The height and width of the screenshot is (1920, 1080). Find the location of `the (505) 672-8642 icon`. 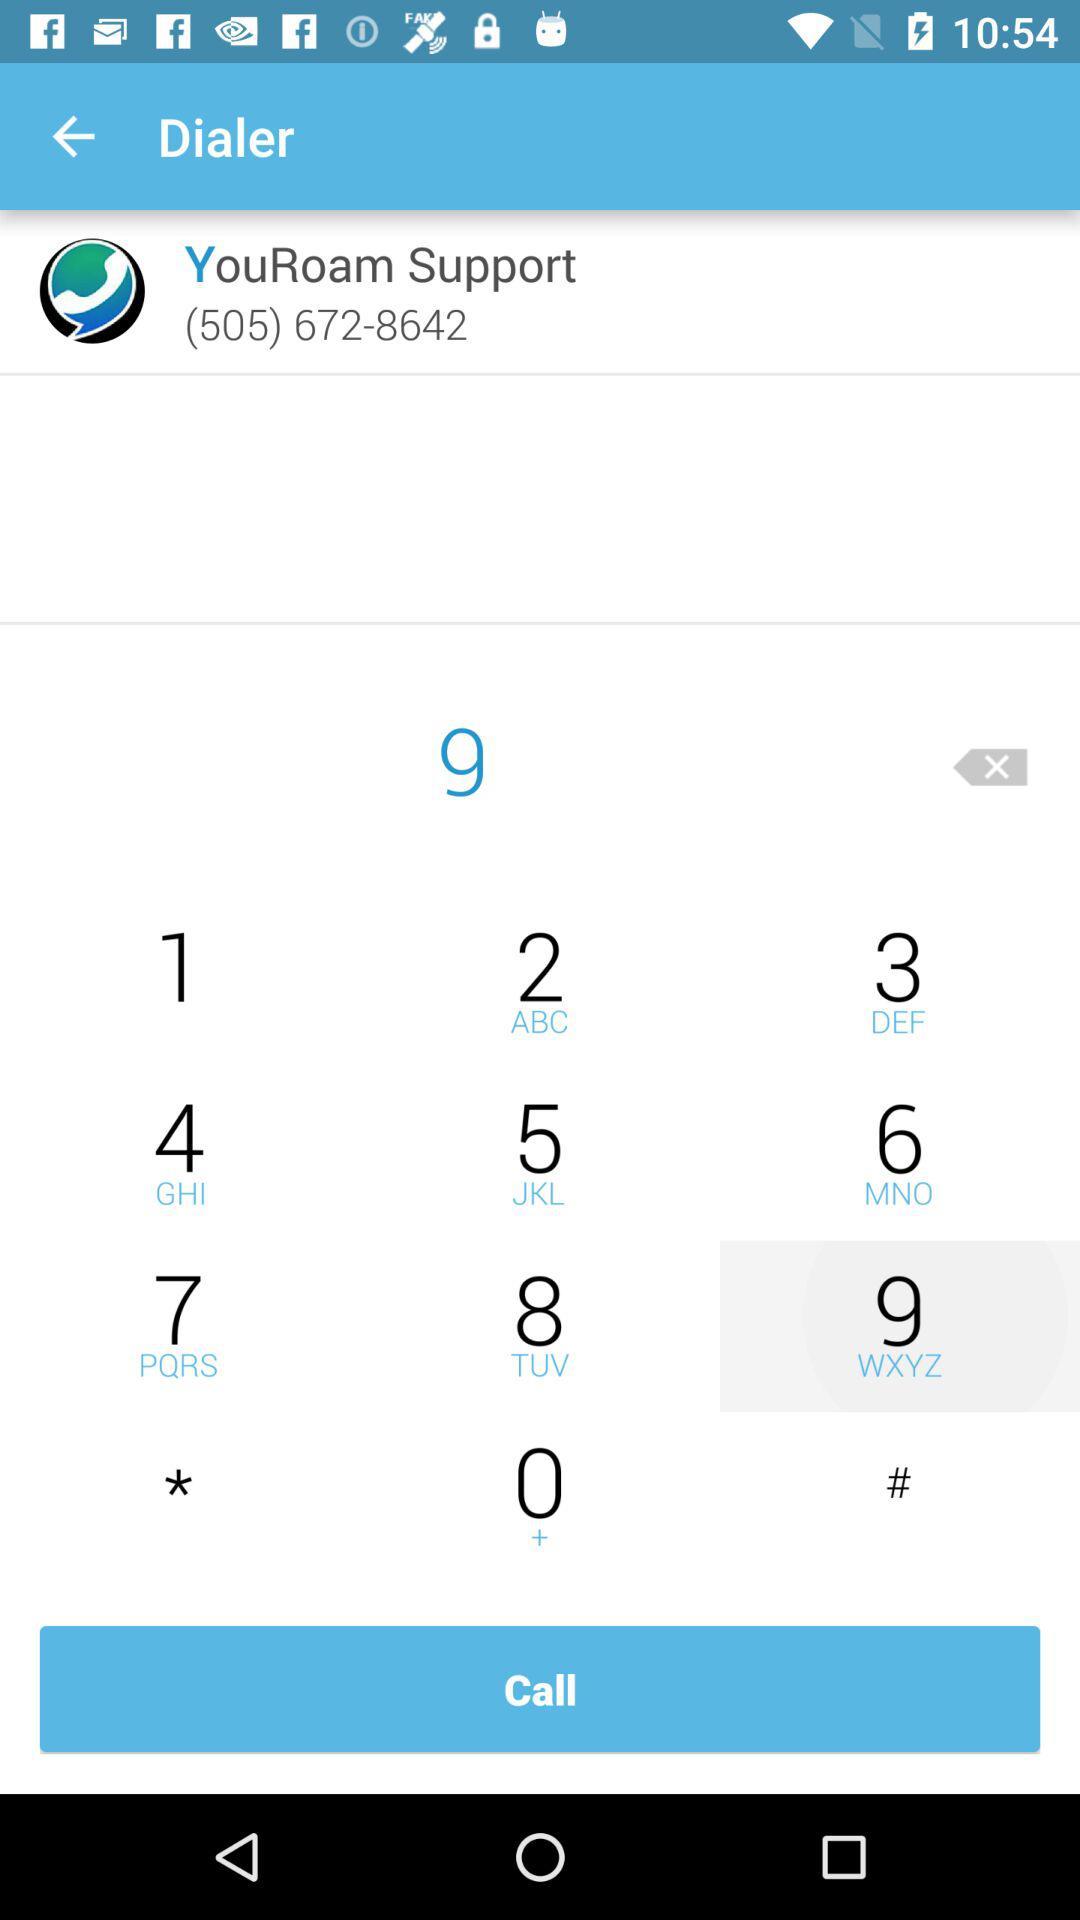

the (505) 672-8642 icon is located at coordinates (325, 323).